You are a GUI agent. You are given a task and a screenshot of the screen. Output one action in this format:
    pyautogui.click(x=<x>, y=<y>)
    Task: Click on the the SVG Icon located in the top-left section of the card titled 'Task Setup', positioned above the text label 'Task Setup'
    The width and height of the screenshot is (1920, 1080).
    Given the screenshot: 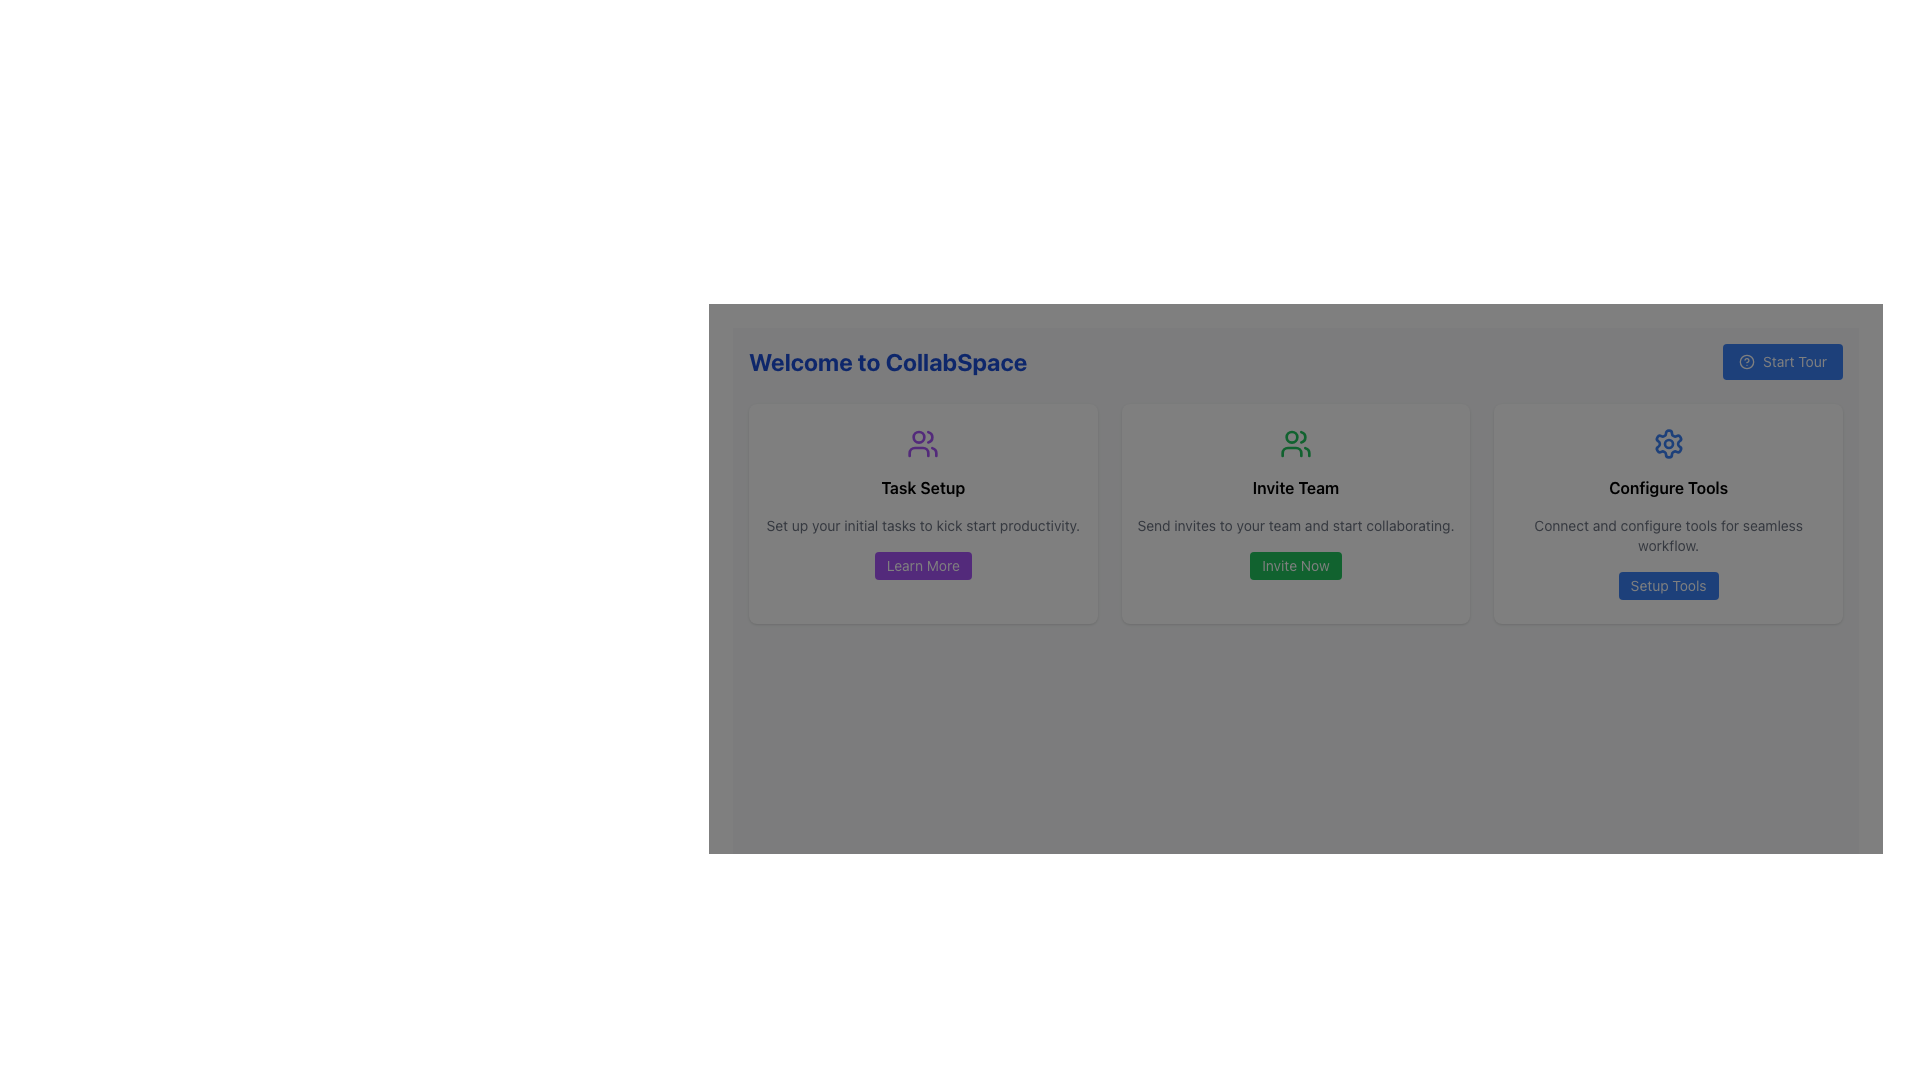 What is the action you would take?
    pyautogui.click(x=922, y=442)
    